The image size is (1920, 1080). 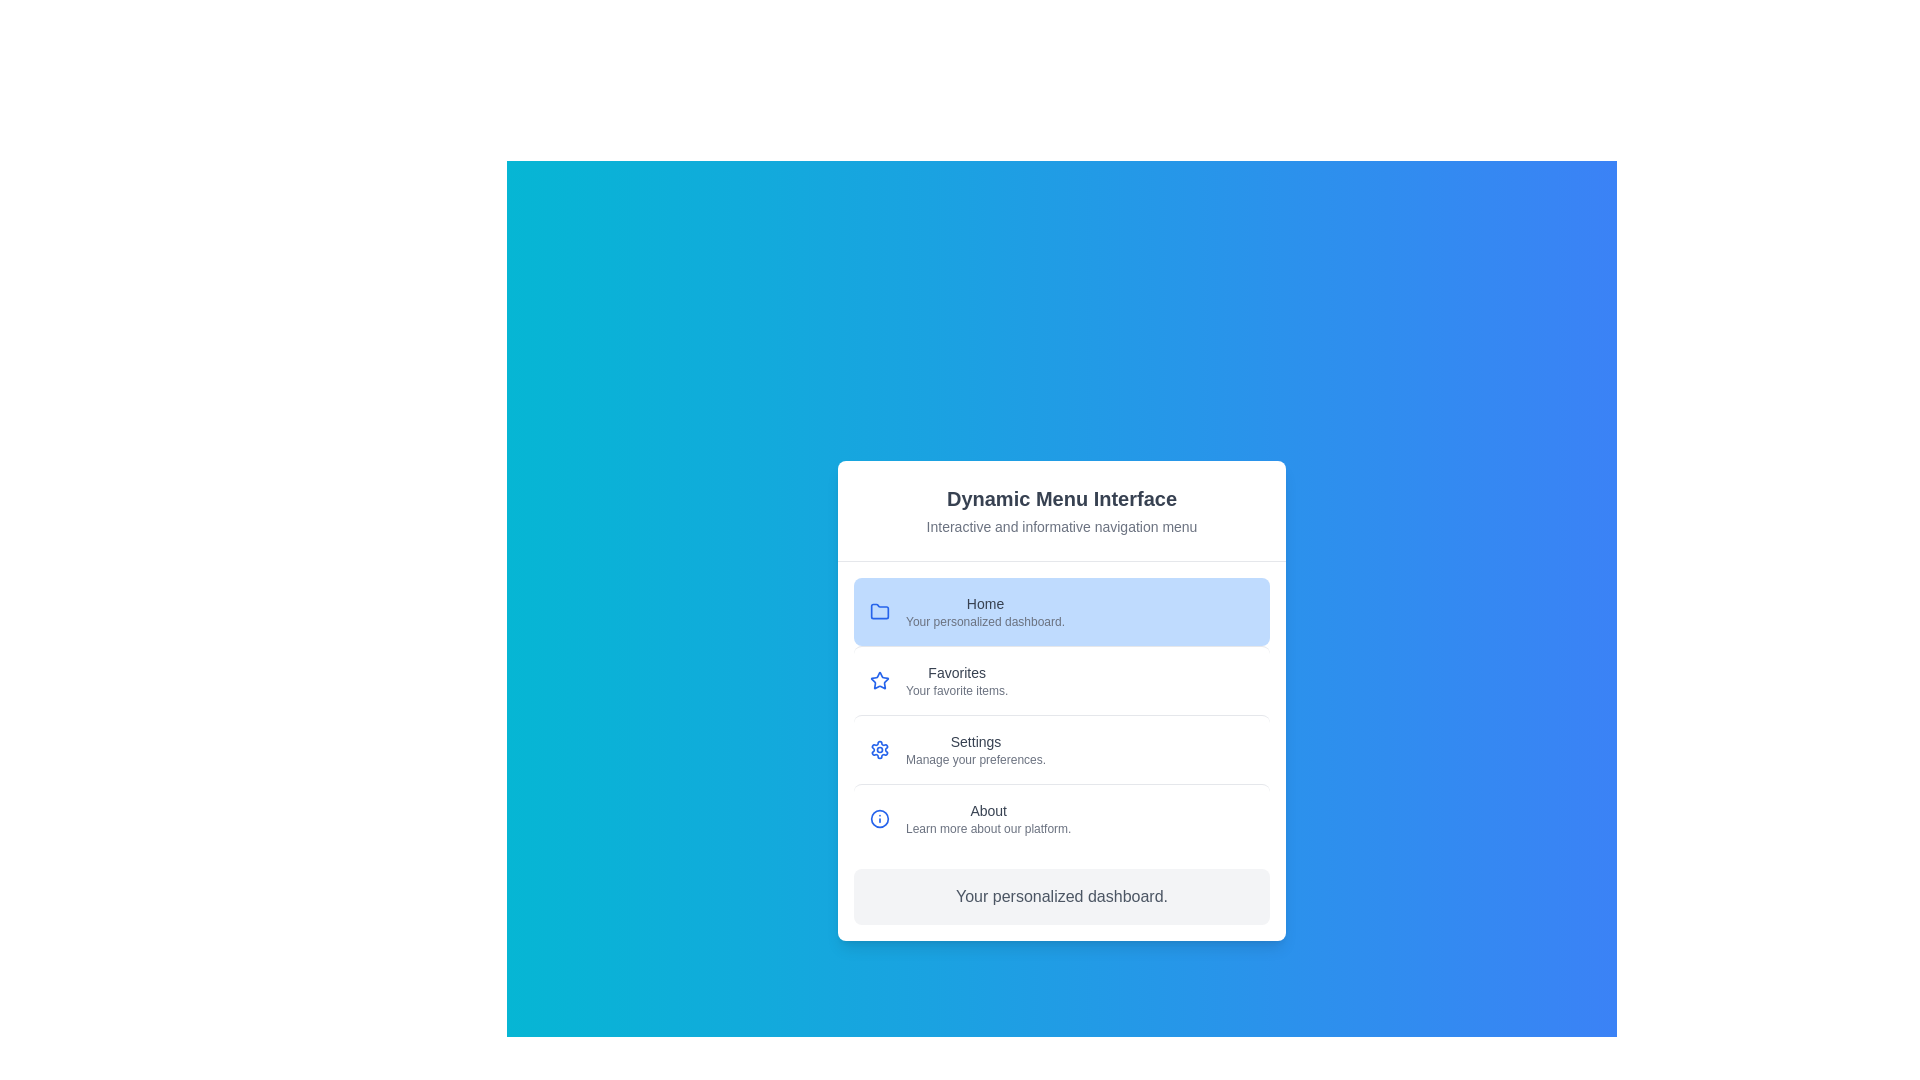 I want to click on the menu item labeled Favorites, so click(x=1060, y=678).